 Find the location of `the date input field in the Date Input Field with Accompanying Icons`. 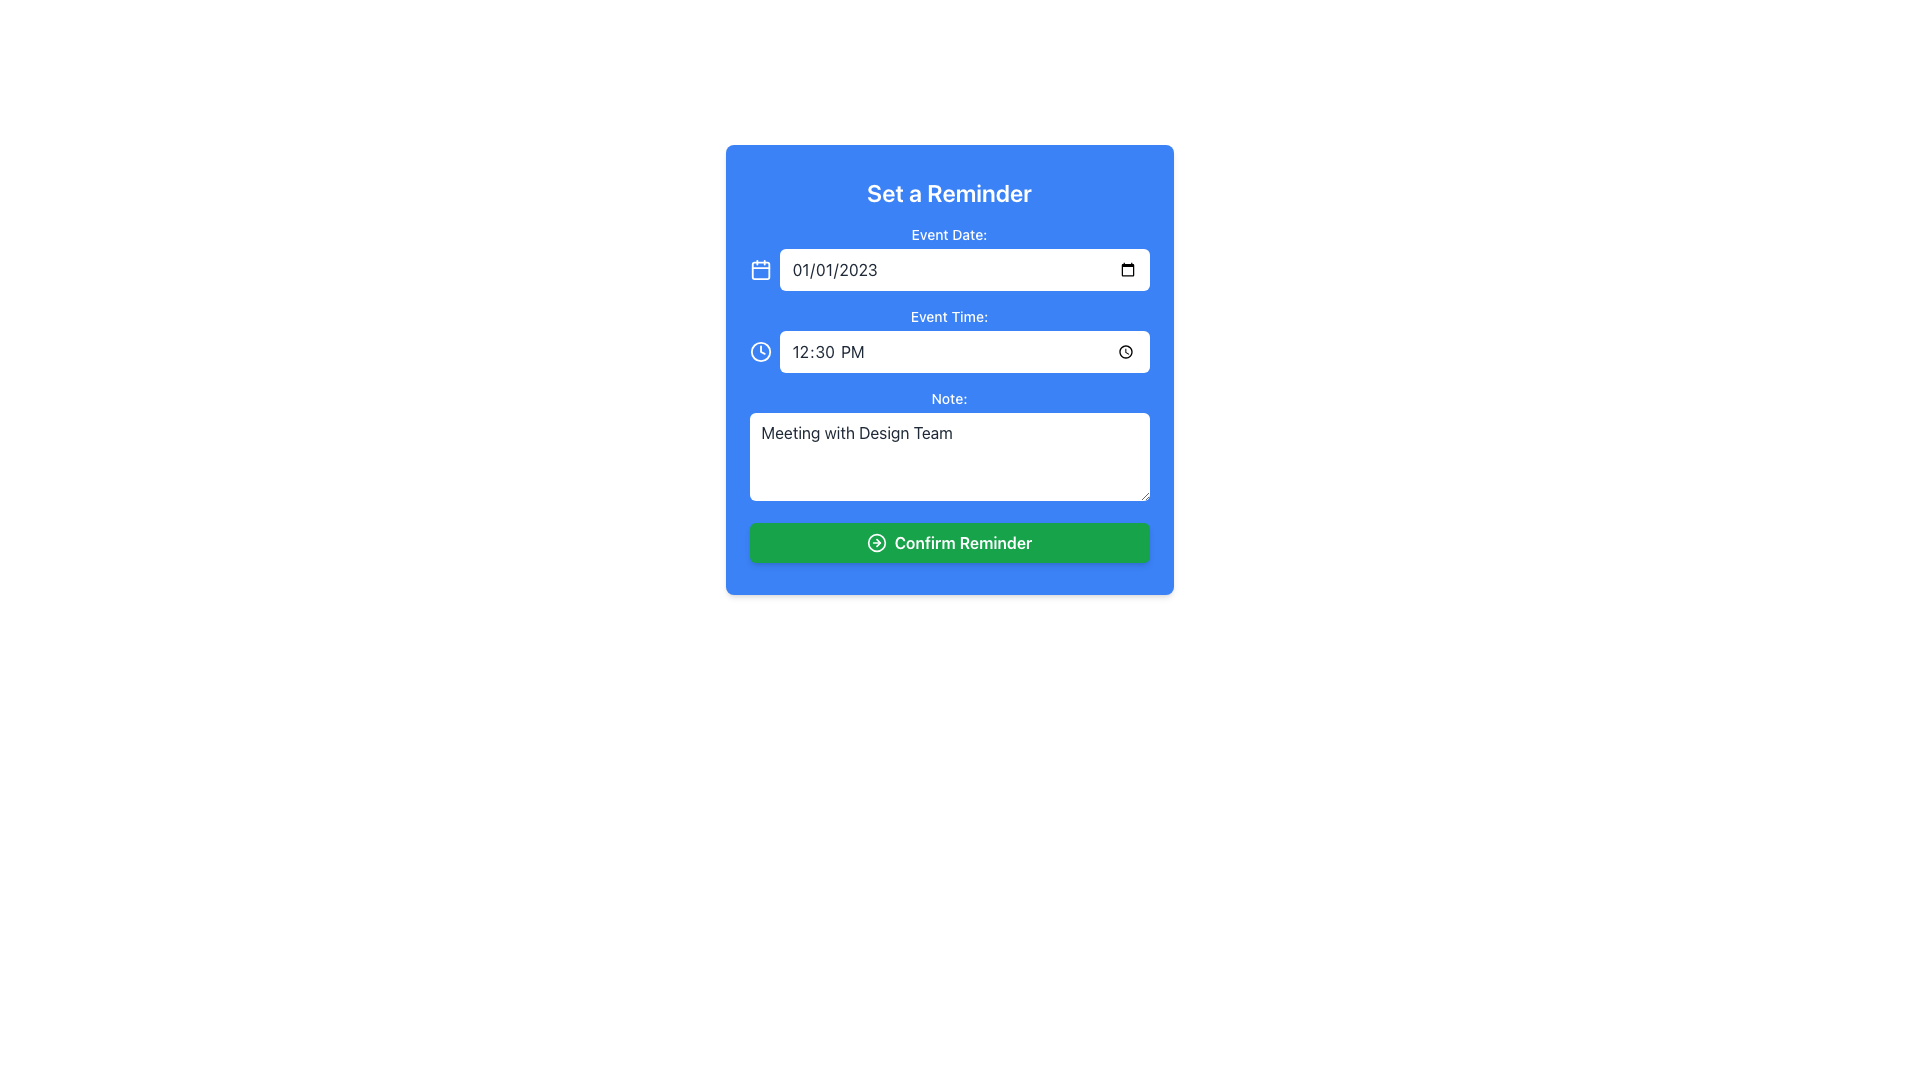

the date input field in the Date Input Field with Accompanying Icons is located at coordinates (948, 270).